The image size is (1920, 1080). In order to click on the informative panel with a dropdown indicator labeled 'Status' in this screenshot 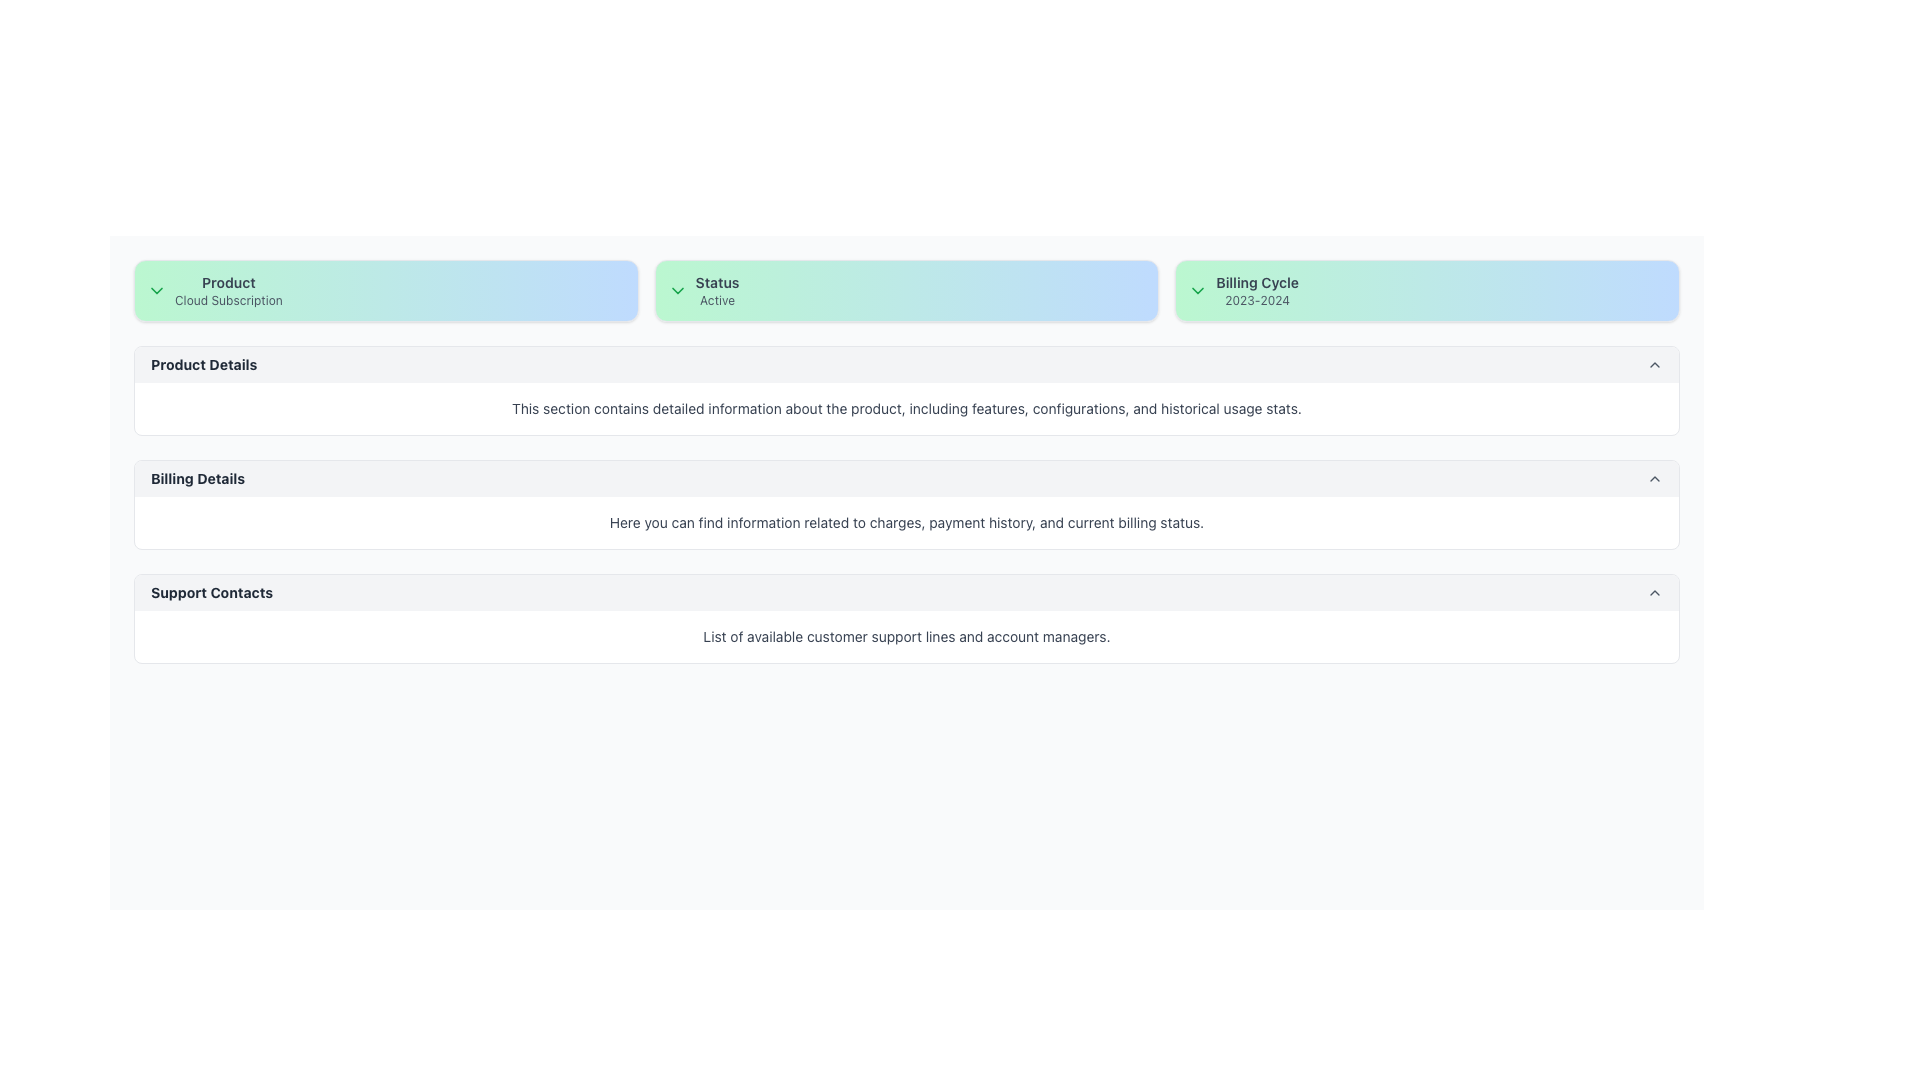, I will do `click(906, 290)`.